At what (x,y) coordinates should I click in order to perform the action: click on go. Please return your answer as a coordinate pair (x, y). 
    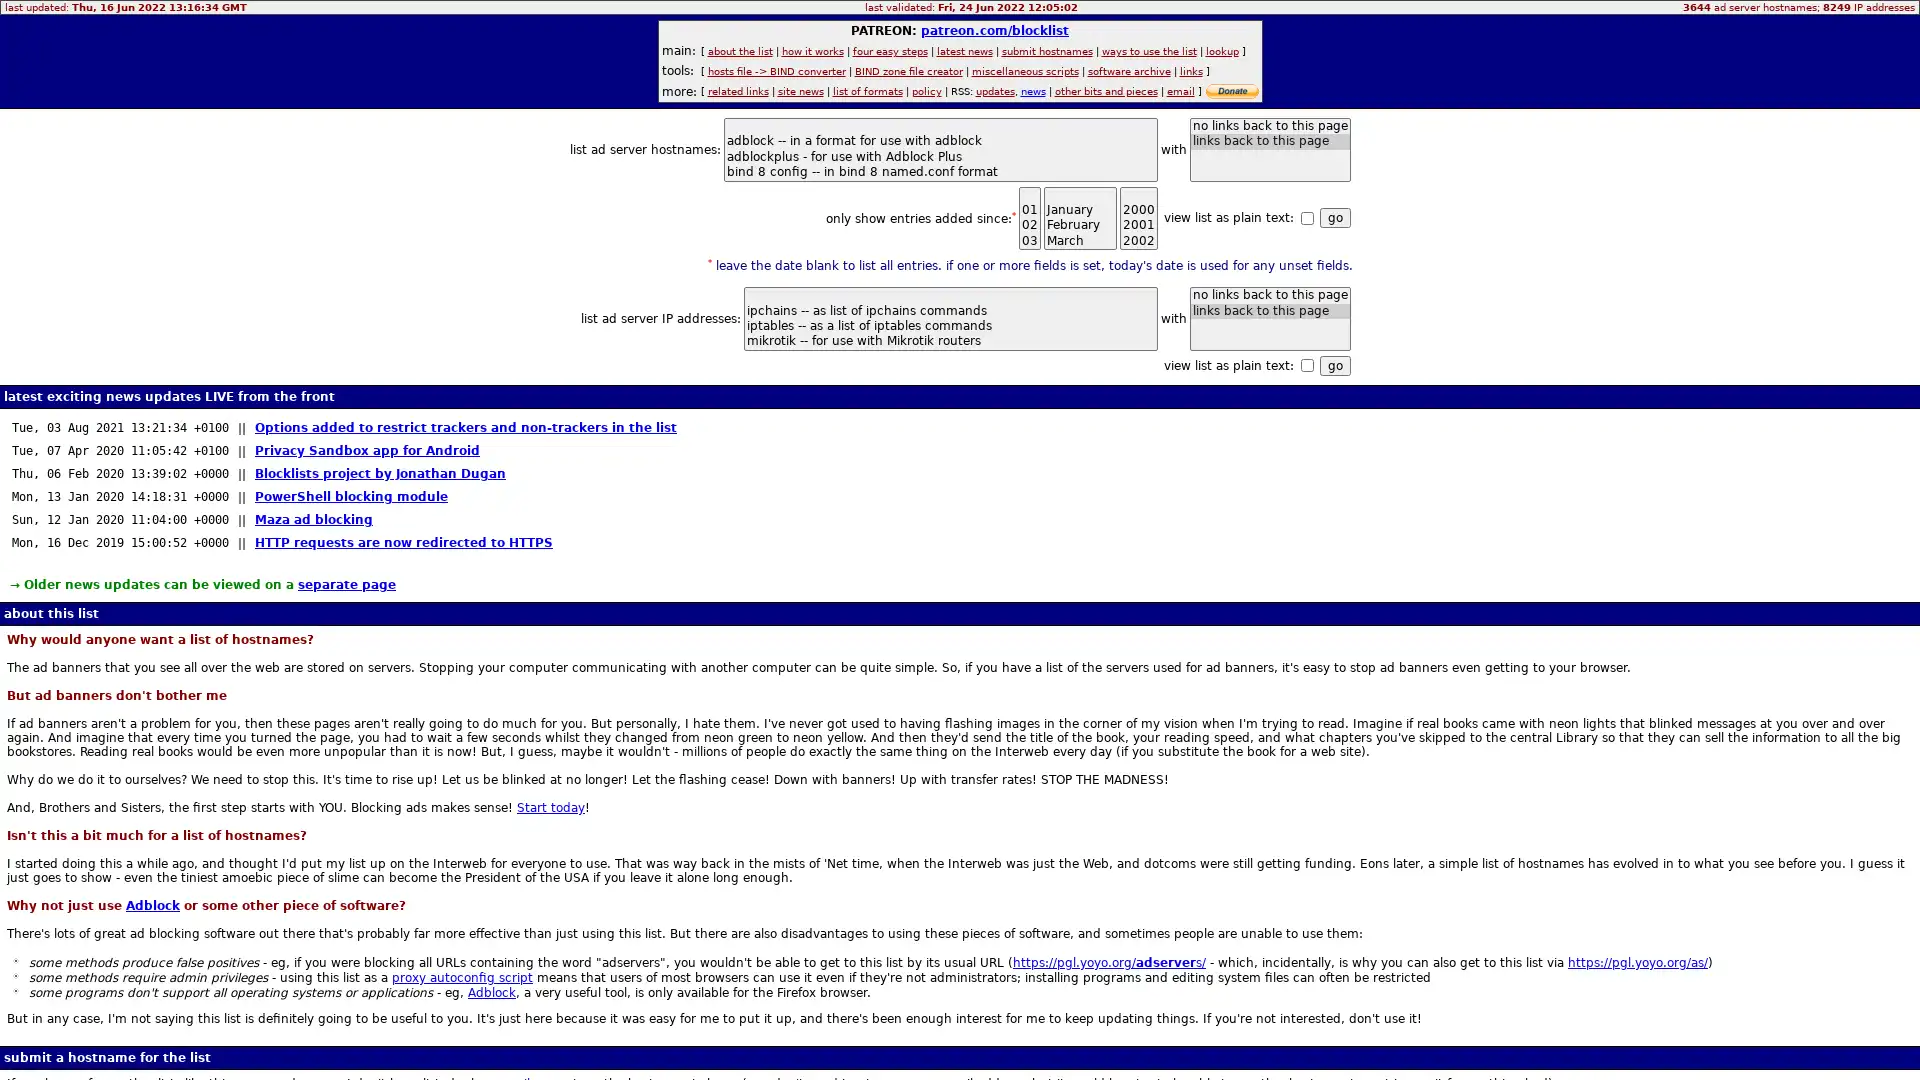
    Looking at the image, I should click on (1334, 365).